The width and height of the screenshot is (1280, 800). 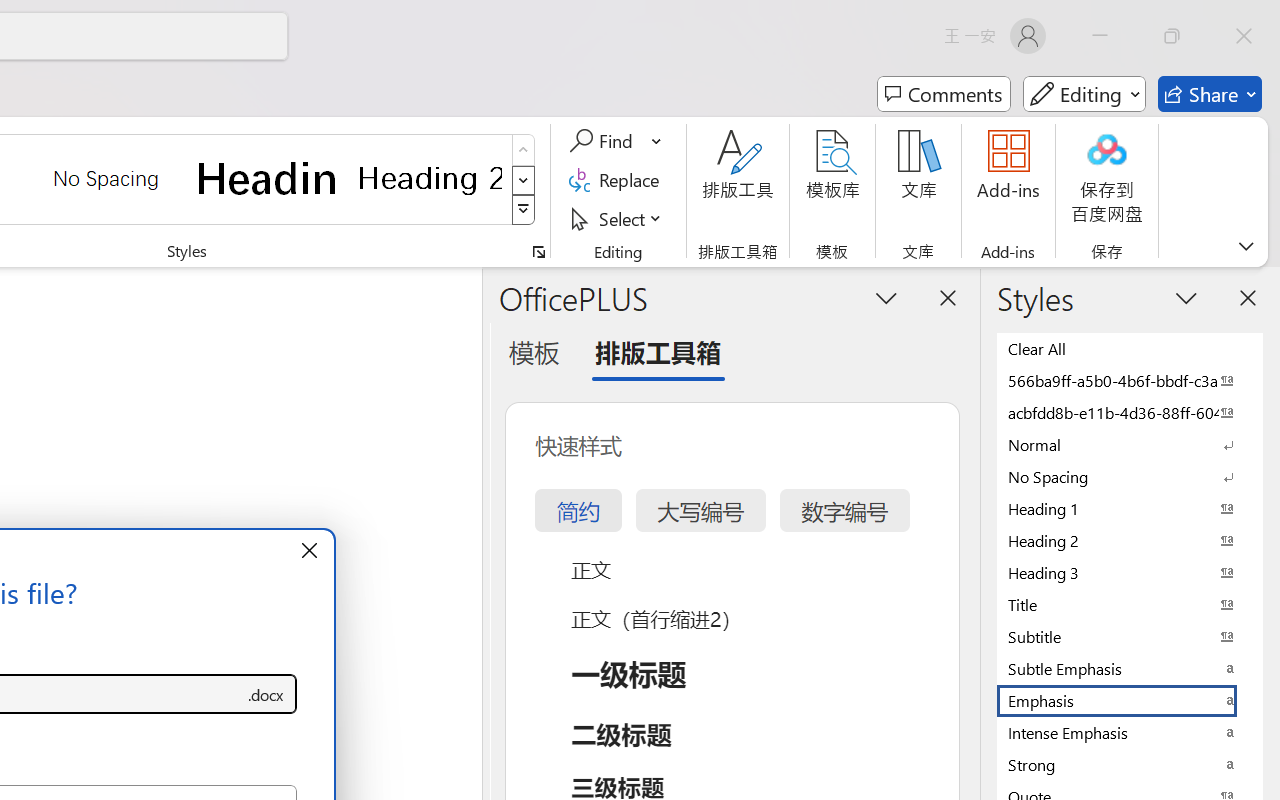 What do you see at coordinates (523, 150) in the screenshot?
I see `'Row up'` at bounding box center [523, 150].